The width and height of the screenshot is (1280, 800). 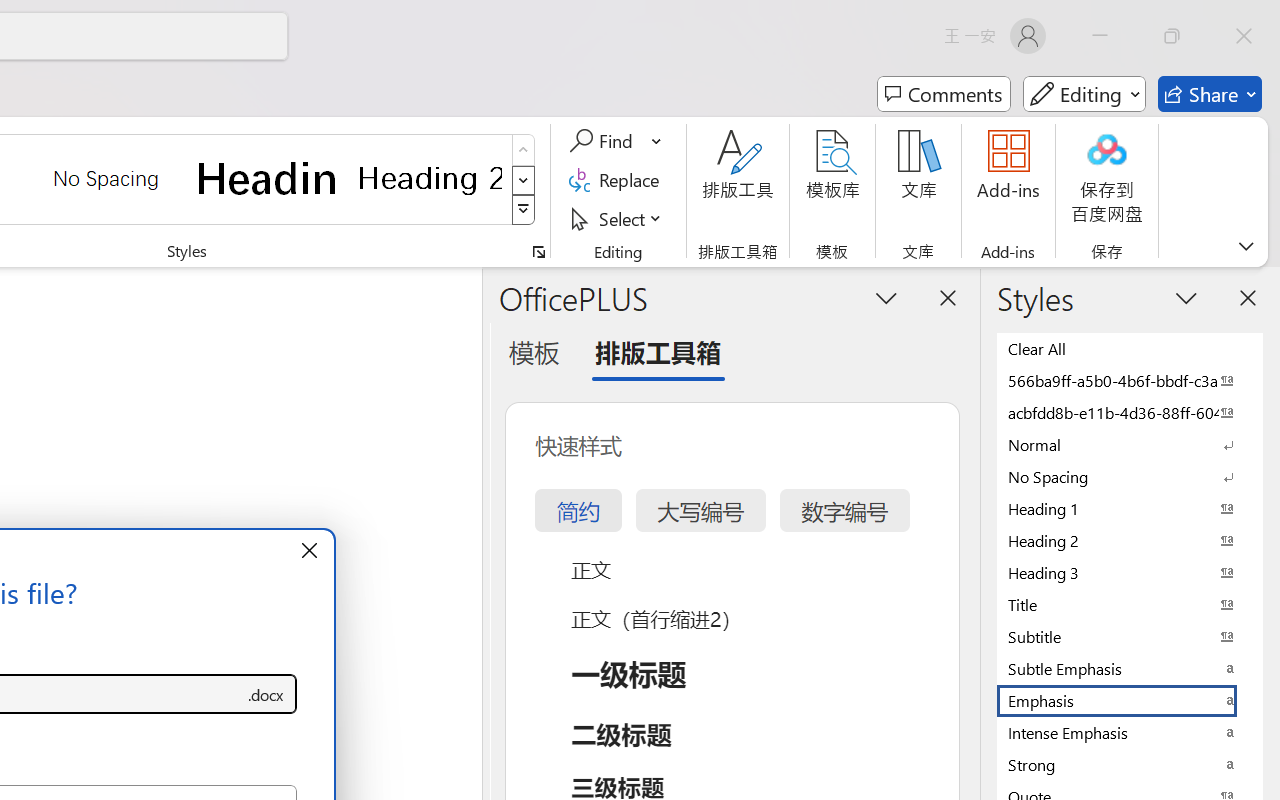 What do you see at coordinates (523, 150) in the screenshot?
I see `'Row up'` at bounding box center [523, 150].